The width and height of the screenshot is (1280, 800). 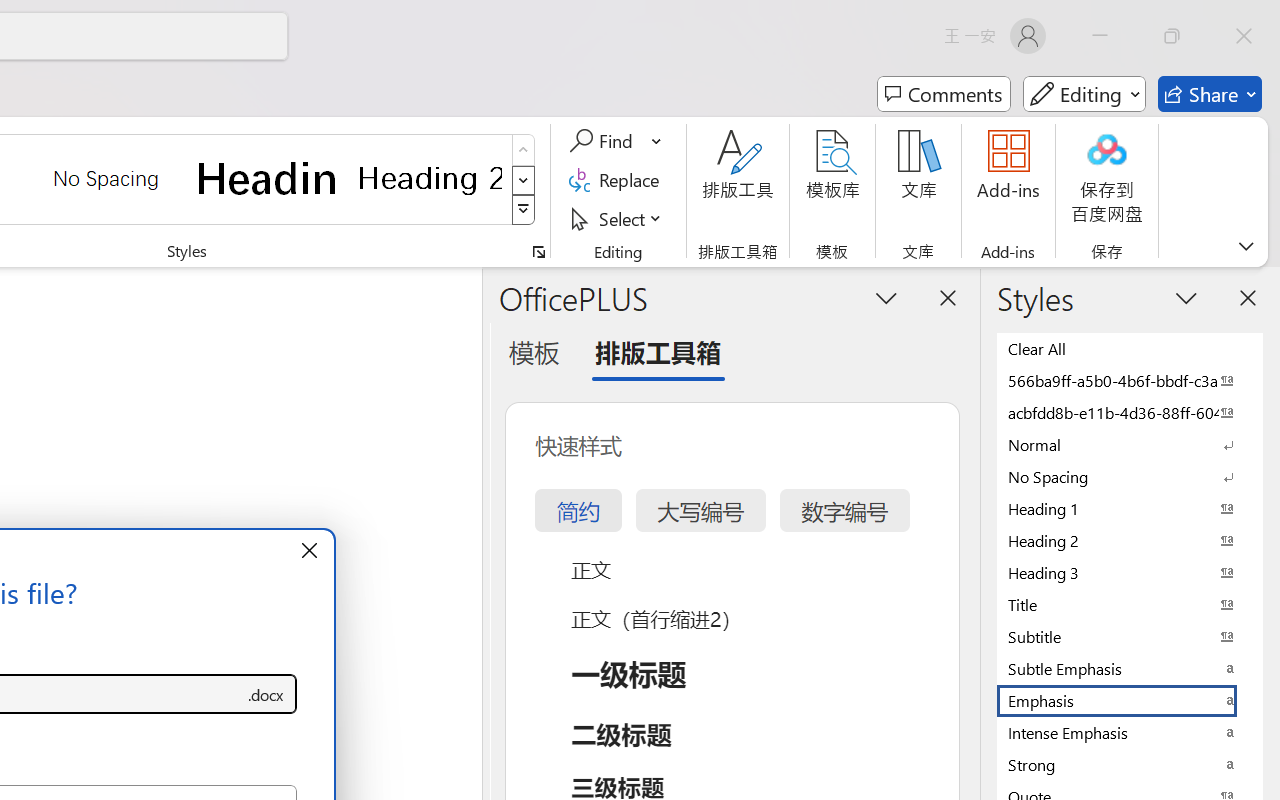 What do you see at coordinates (523, 150) in the screenshot?
I see `'Row up'` at bounding box center [523, 150].